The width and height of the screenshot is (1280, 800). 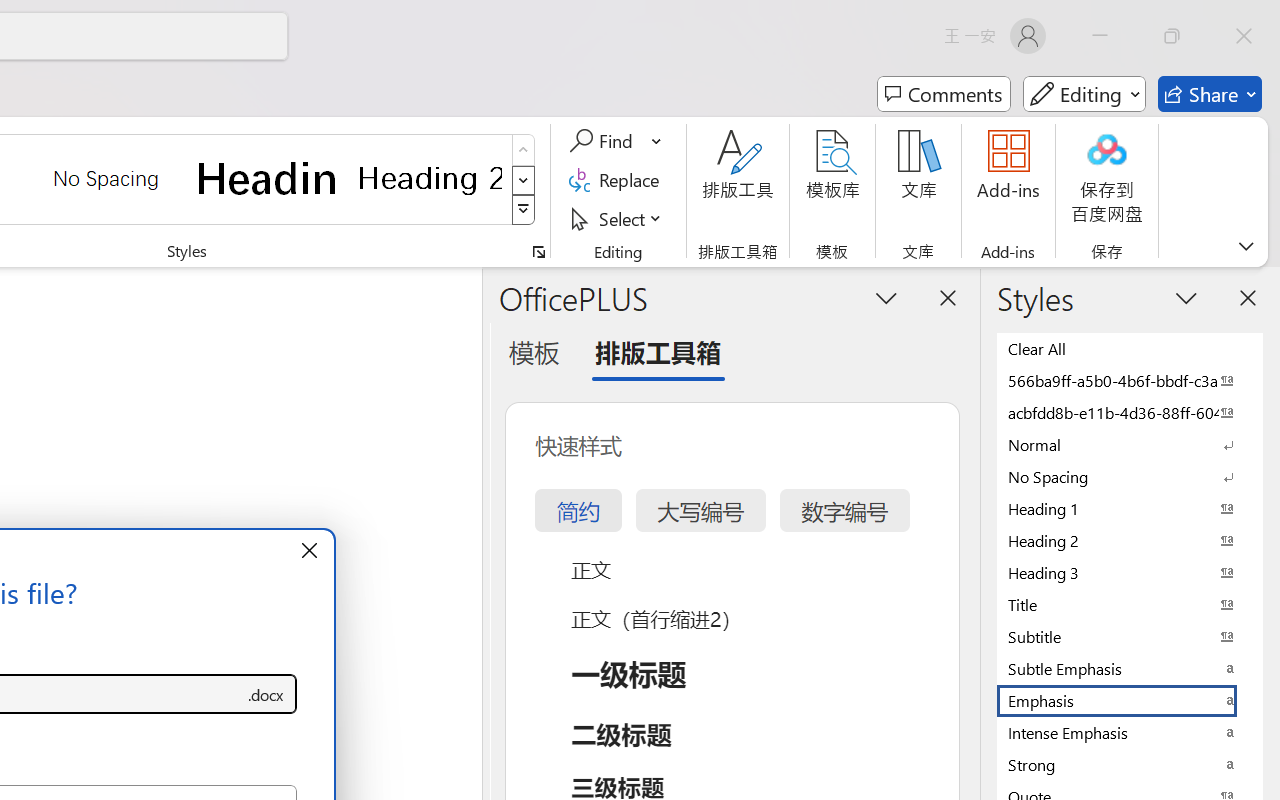 What do you see at coordinates (523, 150) in the screenshot?
I see `'Row up'` at bounding box center [523, 150].